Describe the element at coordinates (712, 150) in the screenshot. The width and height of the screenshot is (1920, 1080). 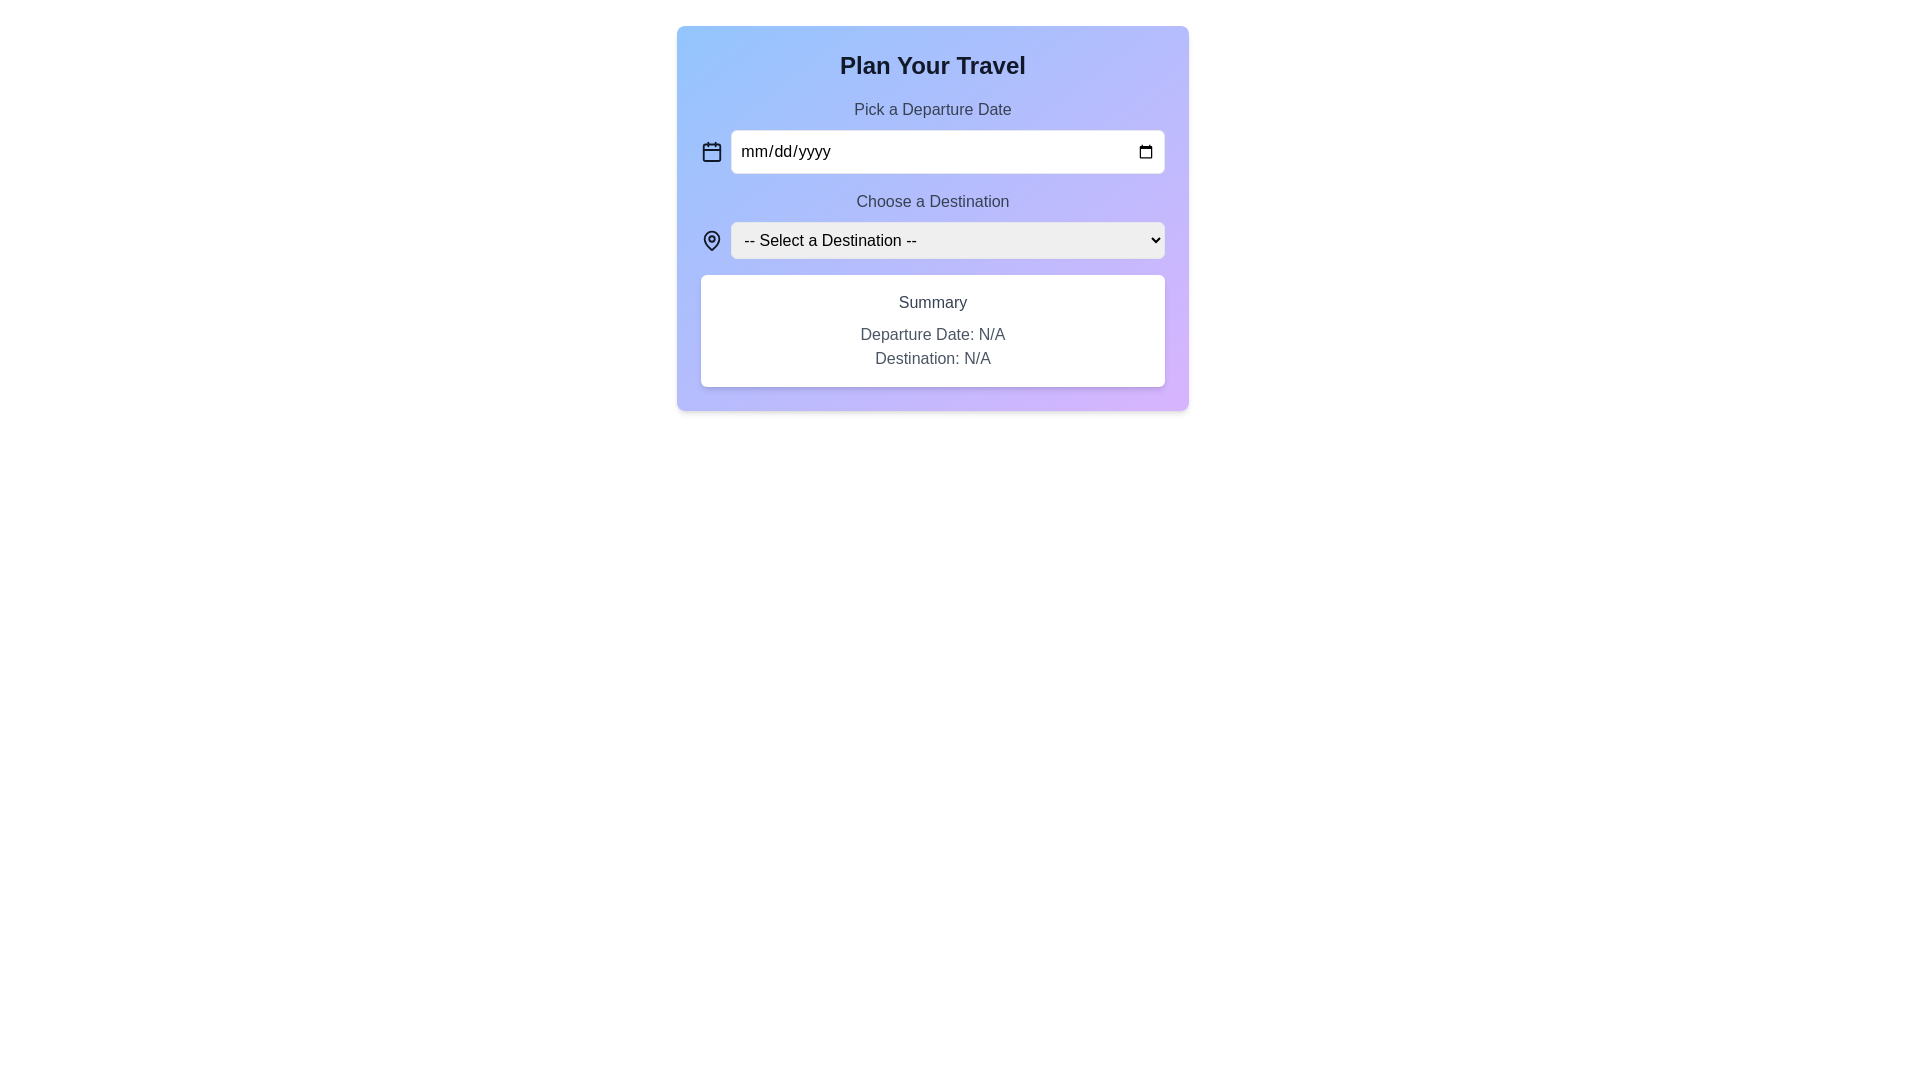
I see `the calendar icon, which has a square shape with a highlighted header and a black outline` at that location.